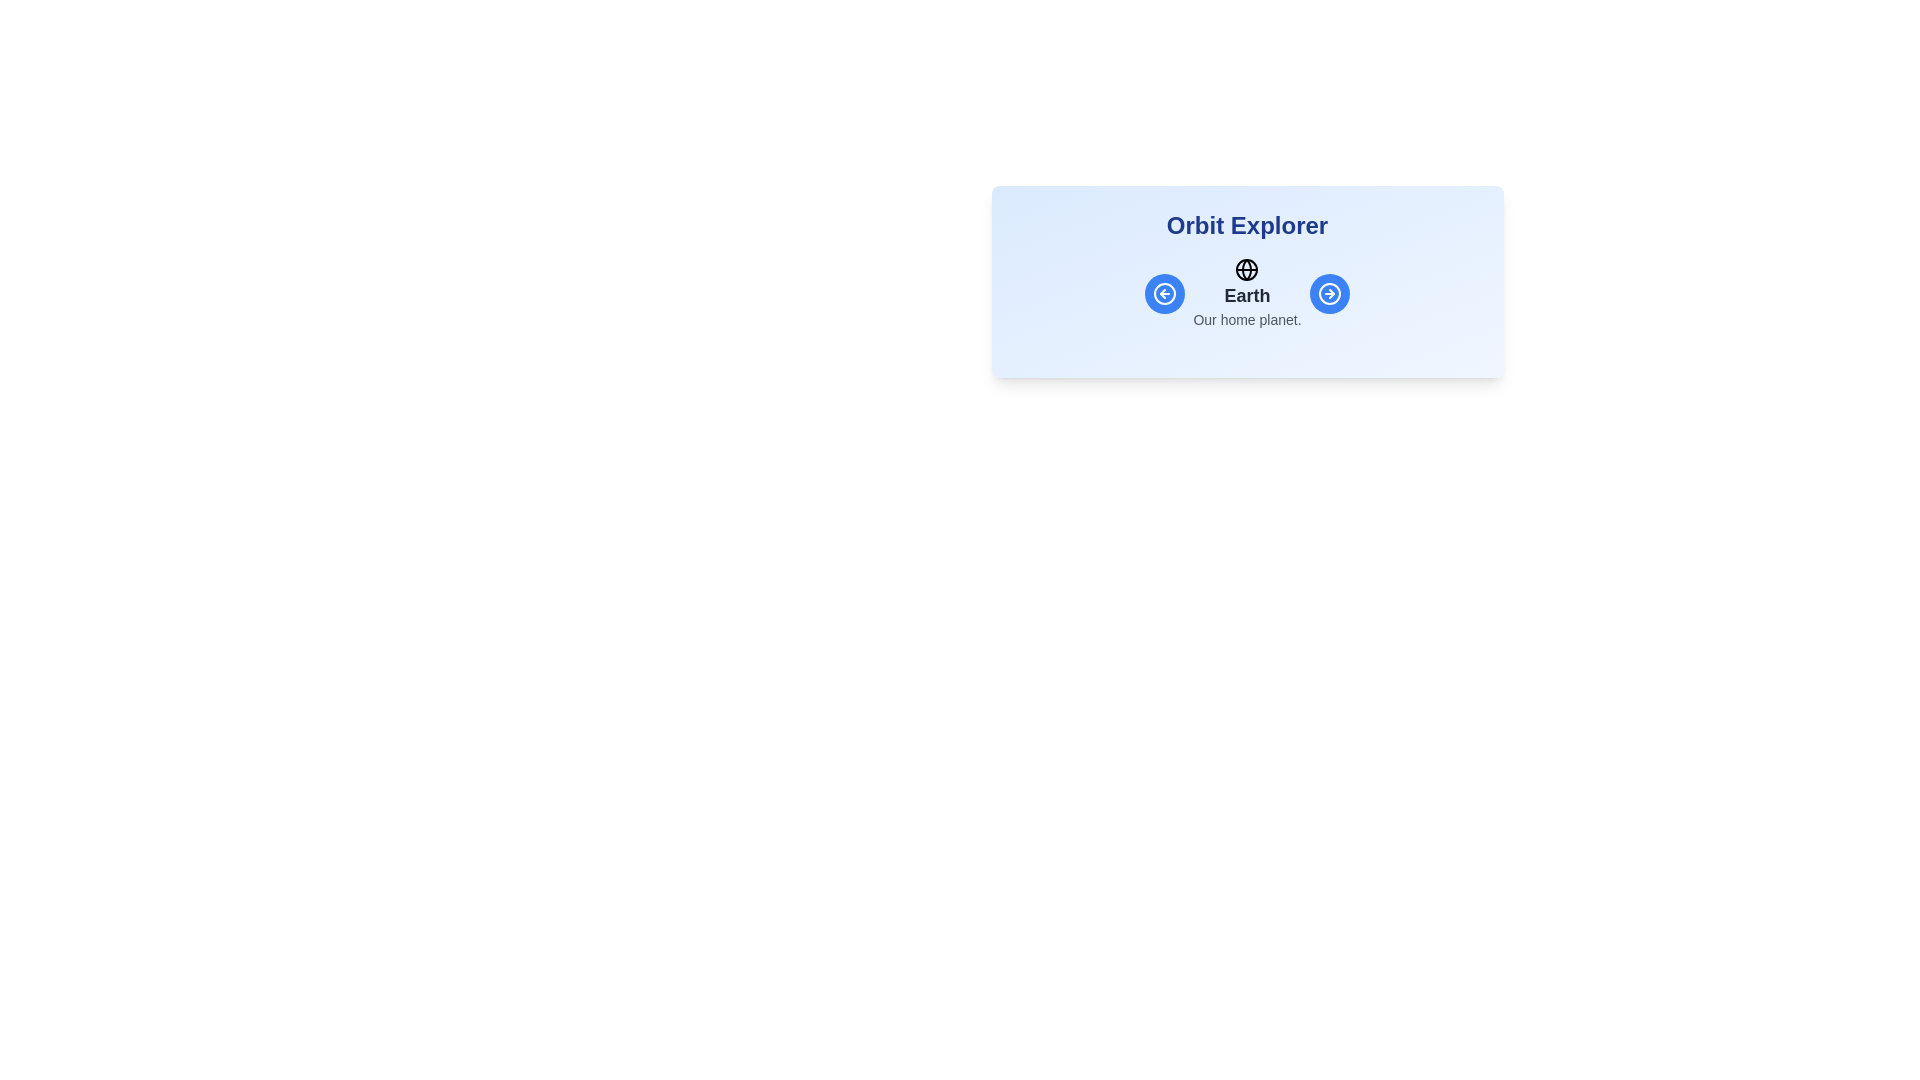 This screenshot has height=1080, width=1920. Describe the element at coordinates (1246, 293) in the screenshot. I see `the Visual Descriptor with Icon and Text representing the planet Earth, located beneath the header 'Orbit Explorer'` at that location.